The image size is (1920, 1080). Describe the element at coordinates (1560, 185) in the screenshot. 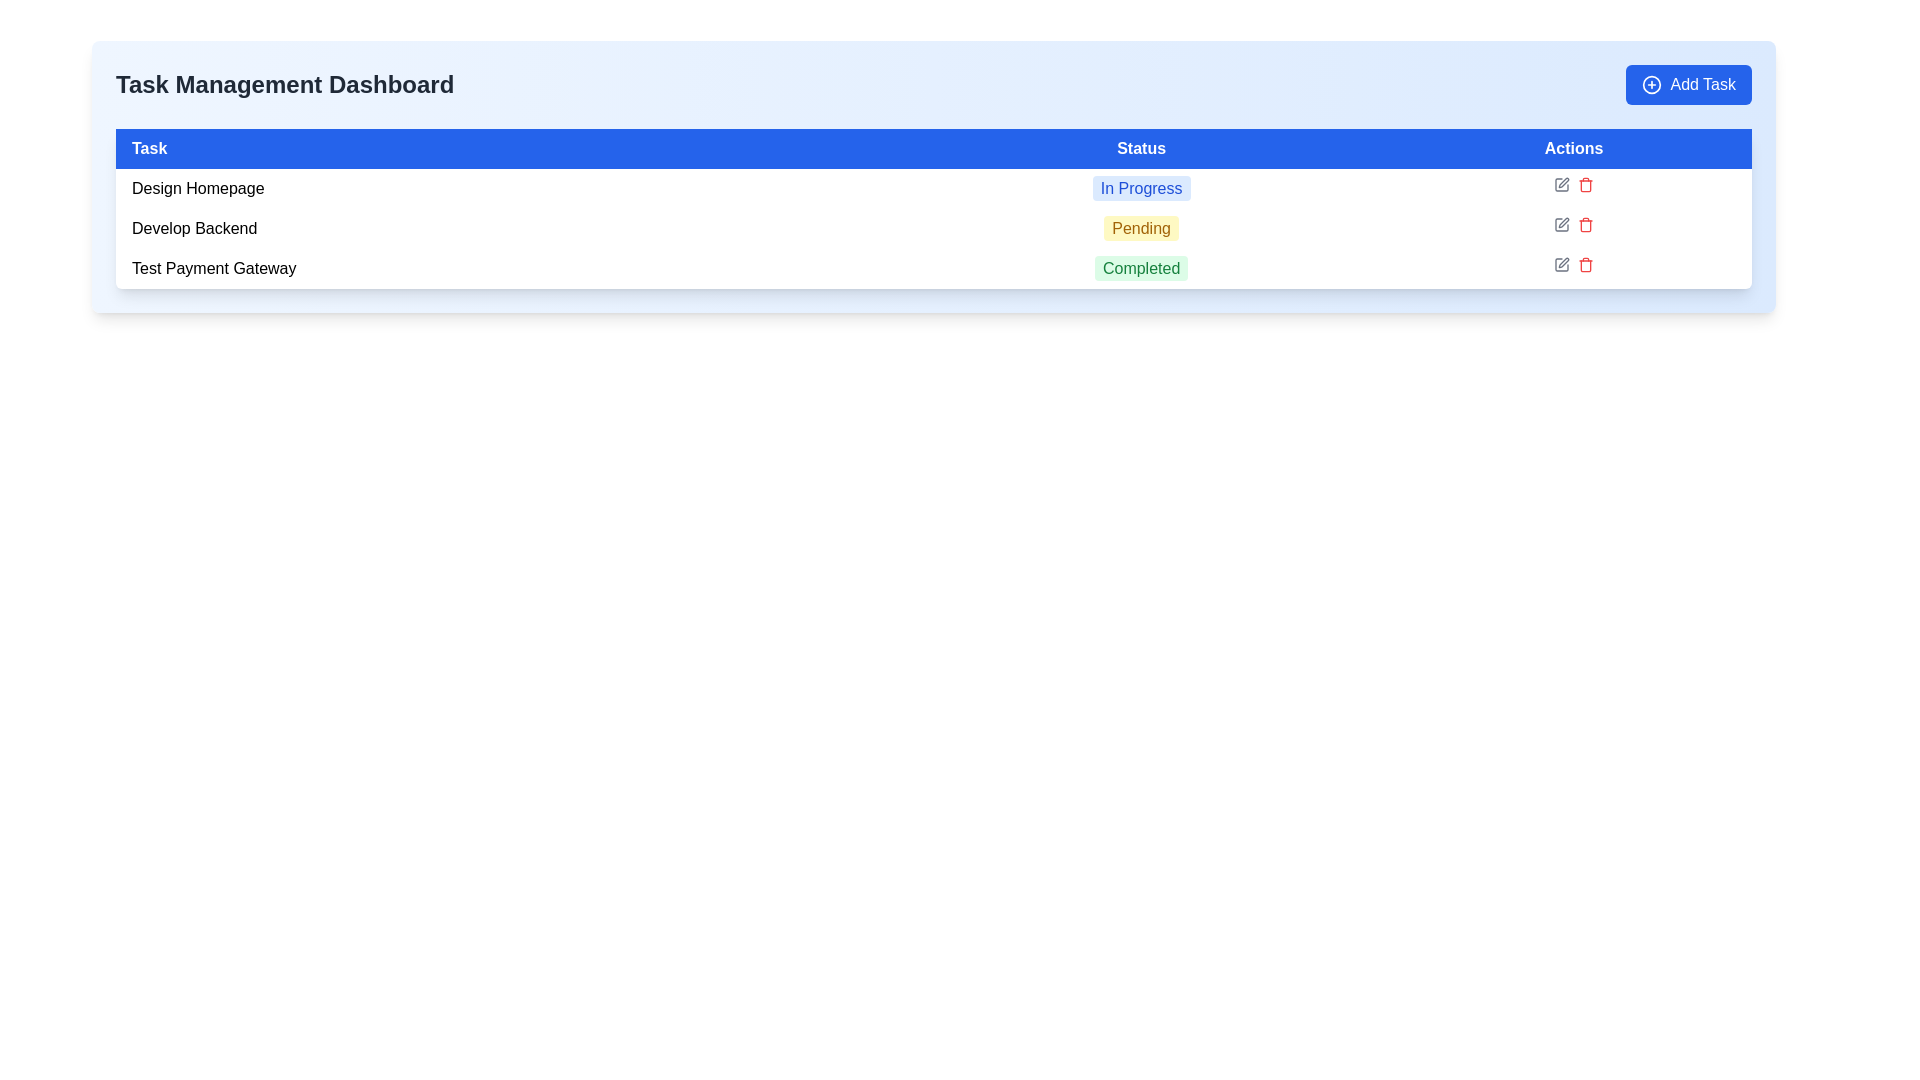

I see `the edit Icon button located on the rightmost side of the row for the task 'Design Homepage'` at that location.